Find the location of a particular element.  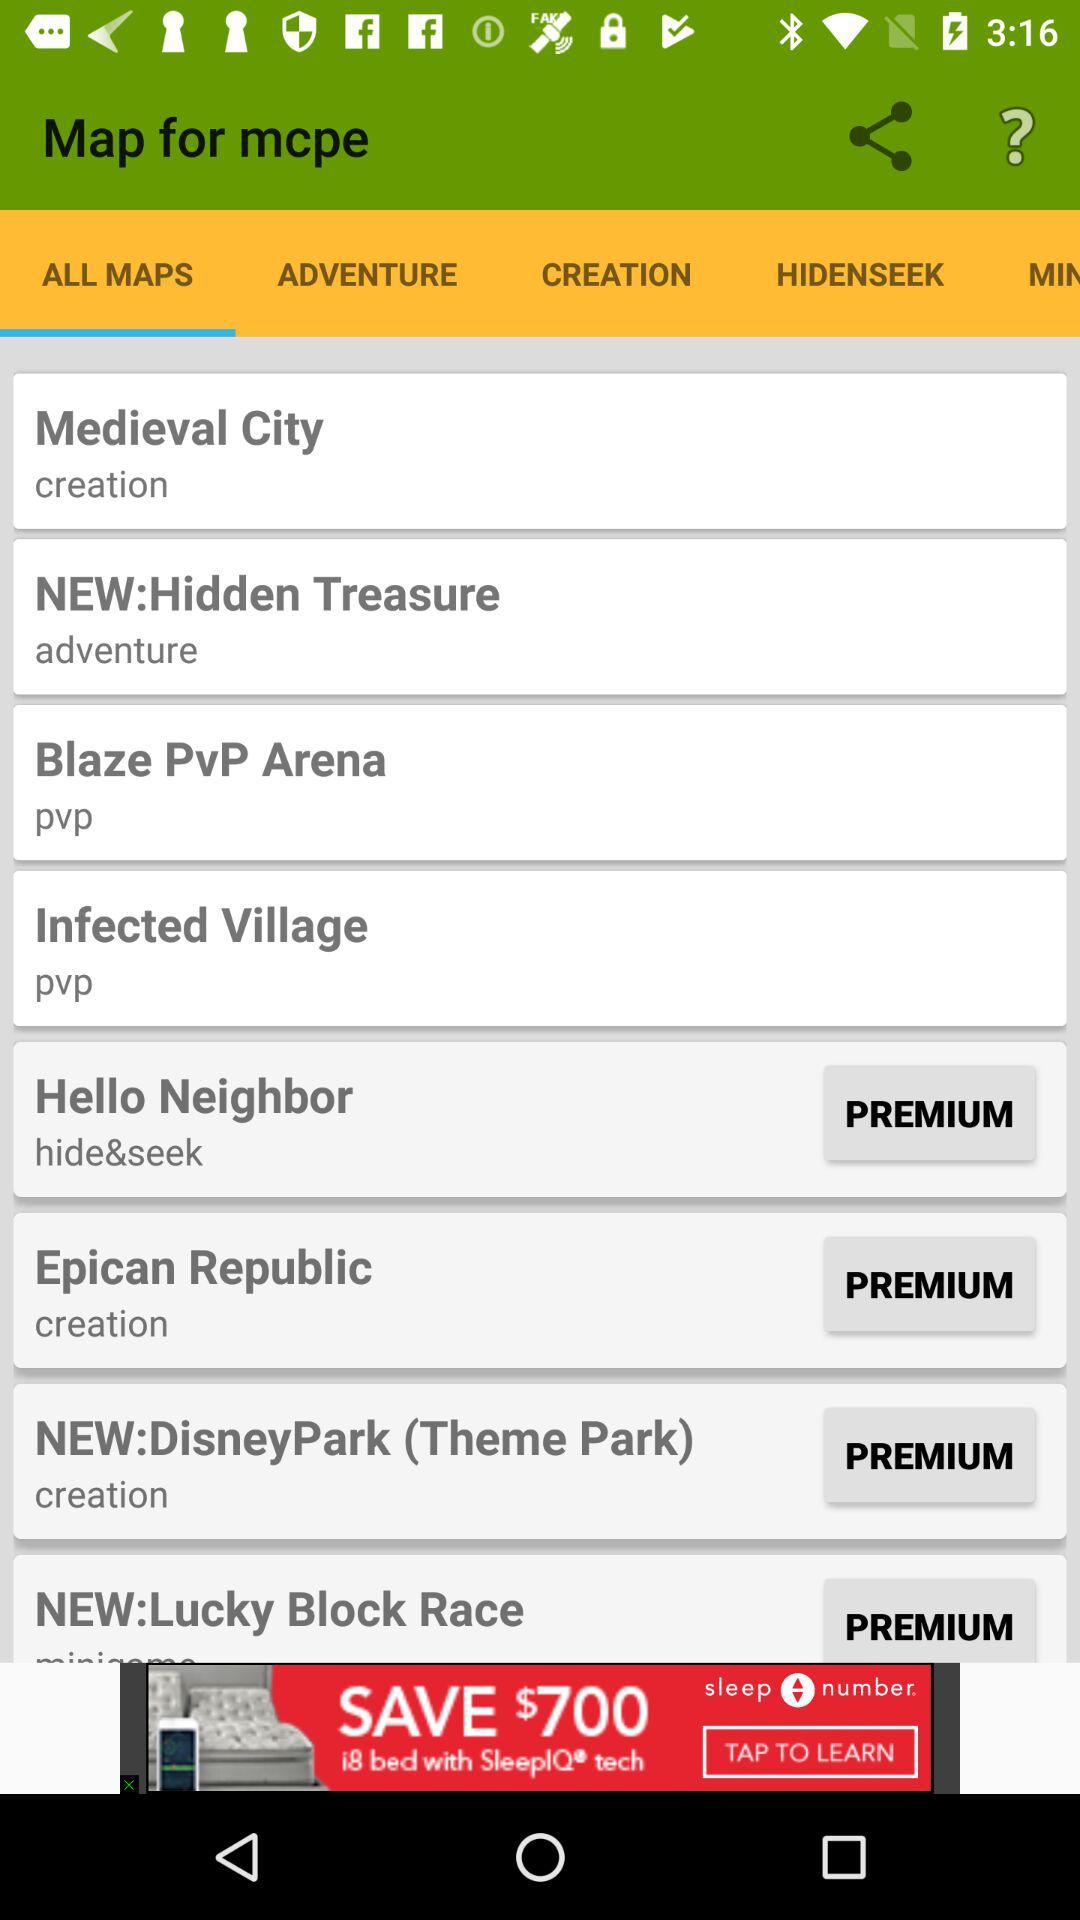

item above the medieval city icon is located at coordinates (859, 272).